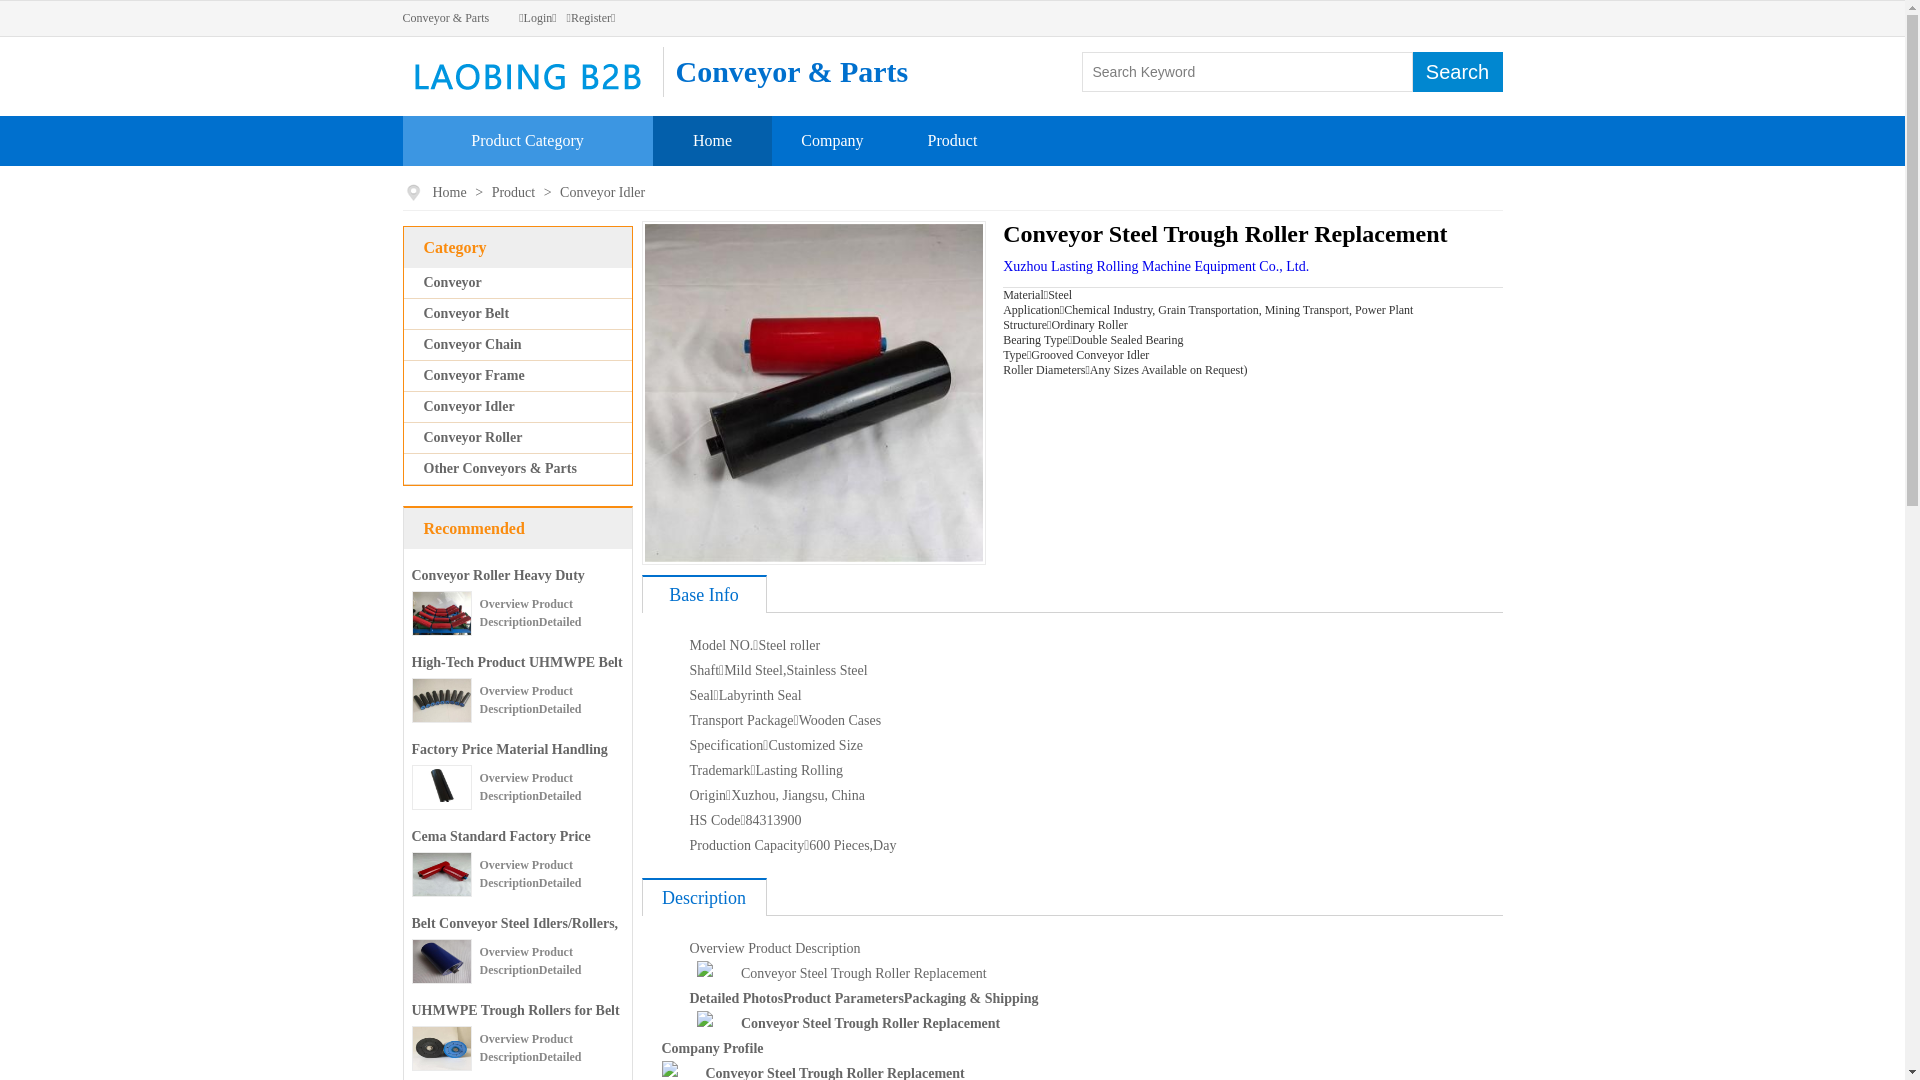 The image size is (1920, 1080). I want to click on 'Product', so click(952, 139).